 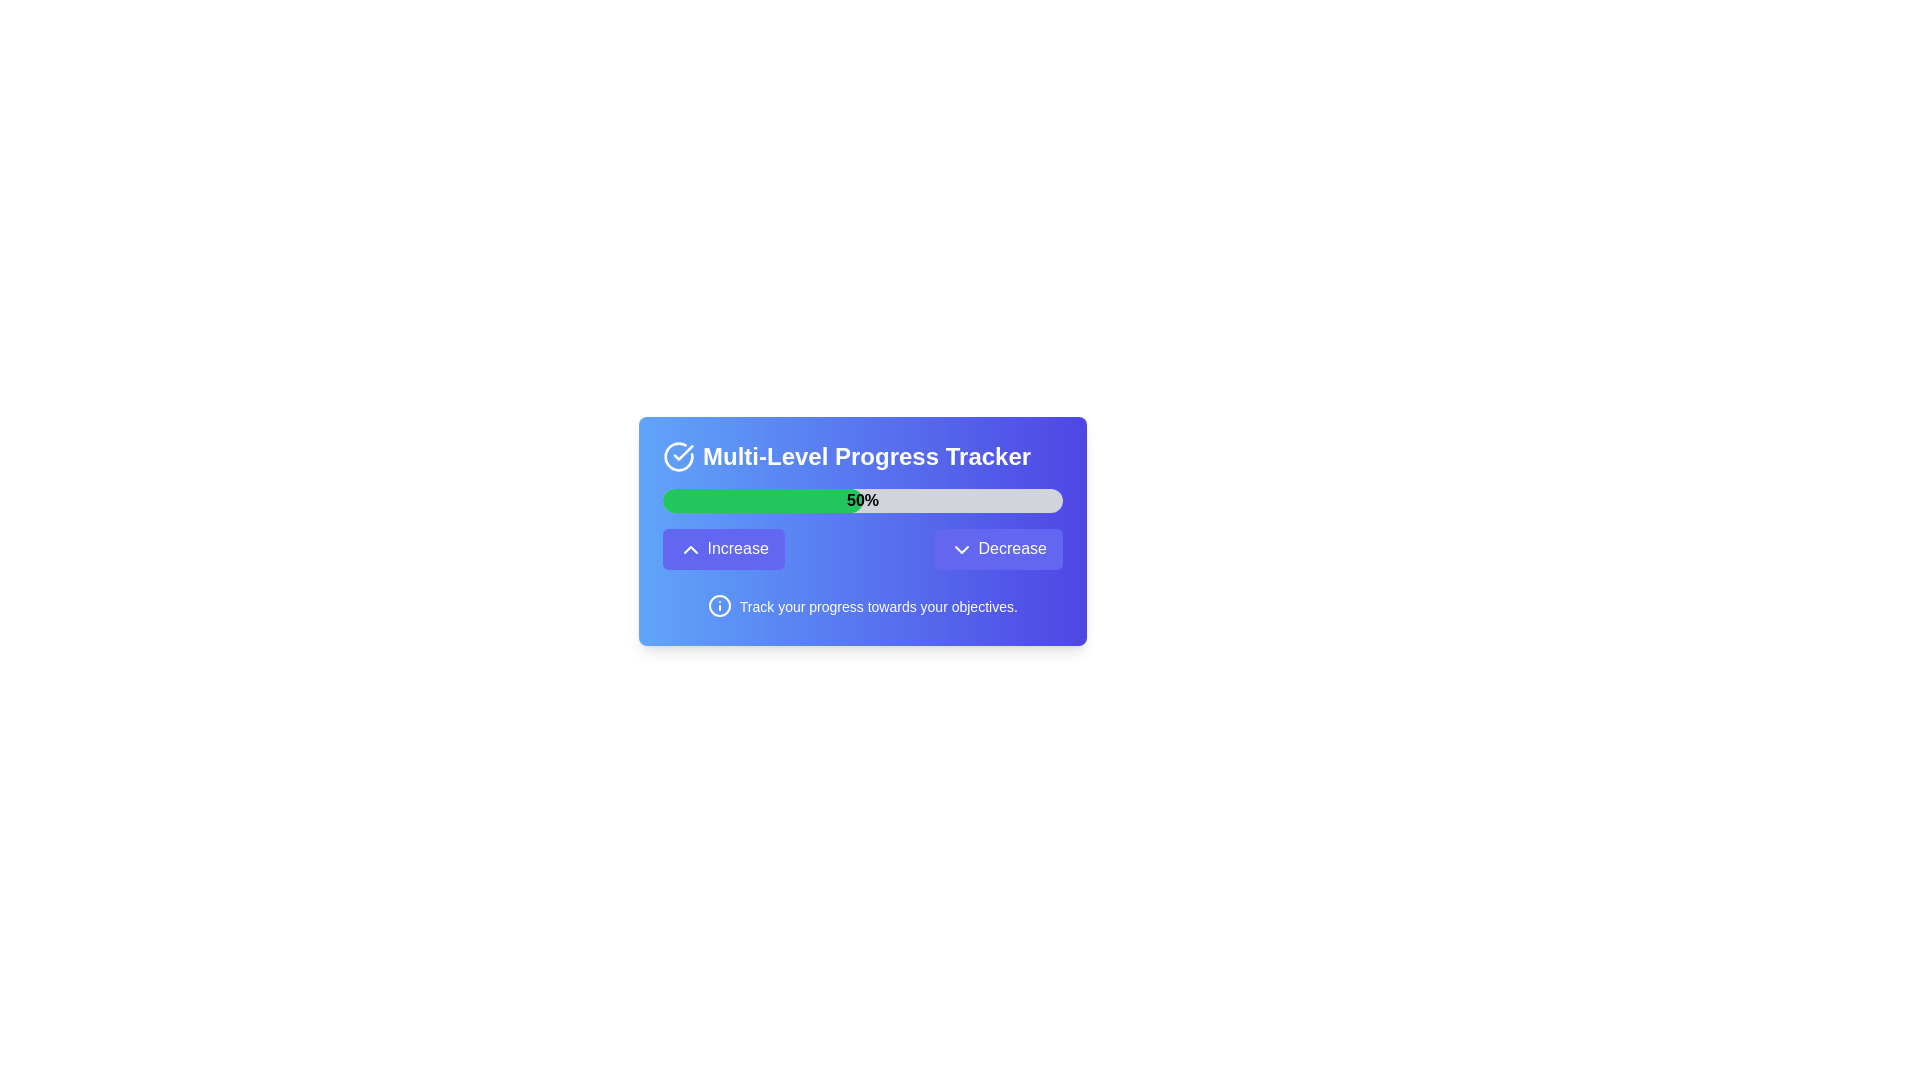 What do you see at coordinates (722, 549) in the screenshot?
I see `the 'Increase' button, which has a purple background, rounded corners, and white text with an upward-facing arrow icon on its left side` at bounding box center [722, 549].